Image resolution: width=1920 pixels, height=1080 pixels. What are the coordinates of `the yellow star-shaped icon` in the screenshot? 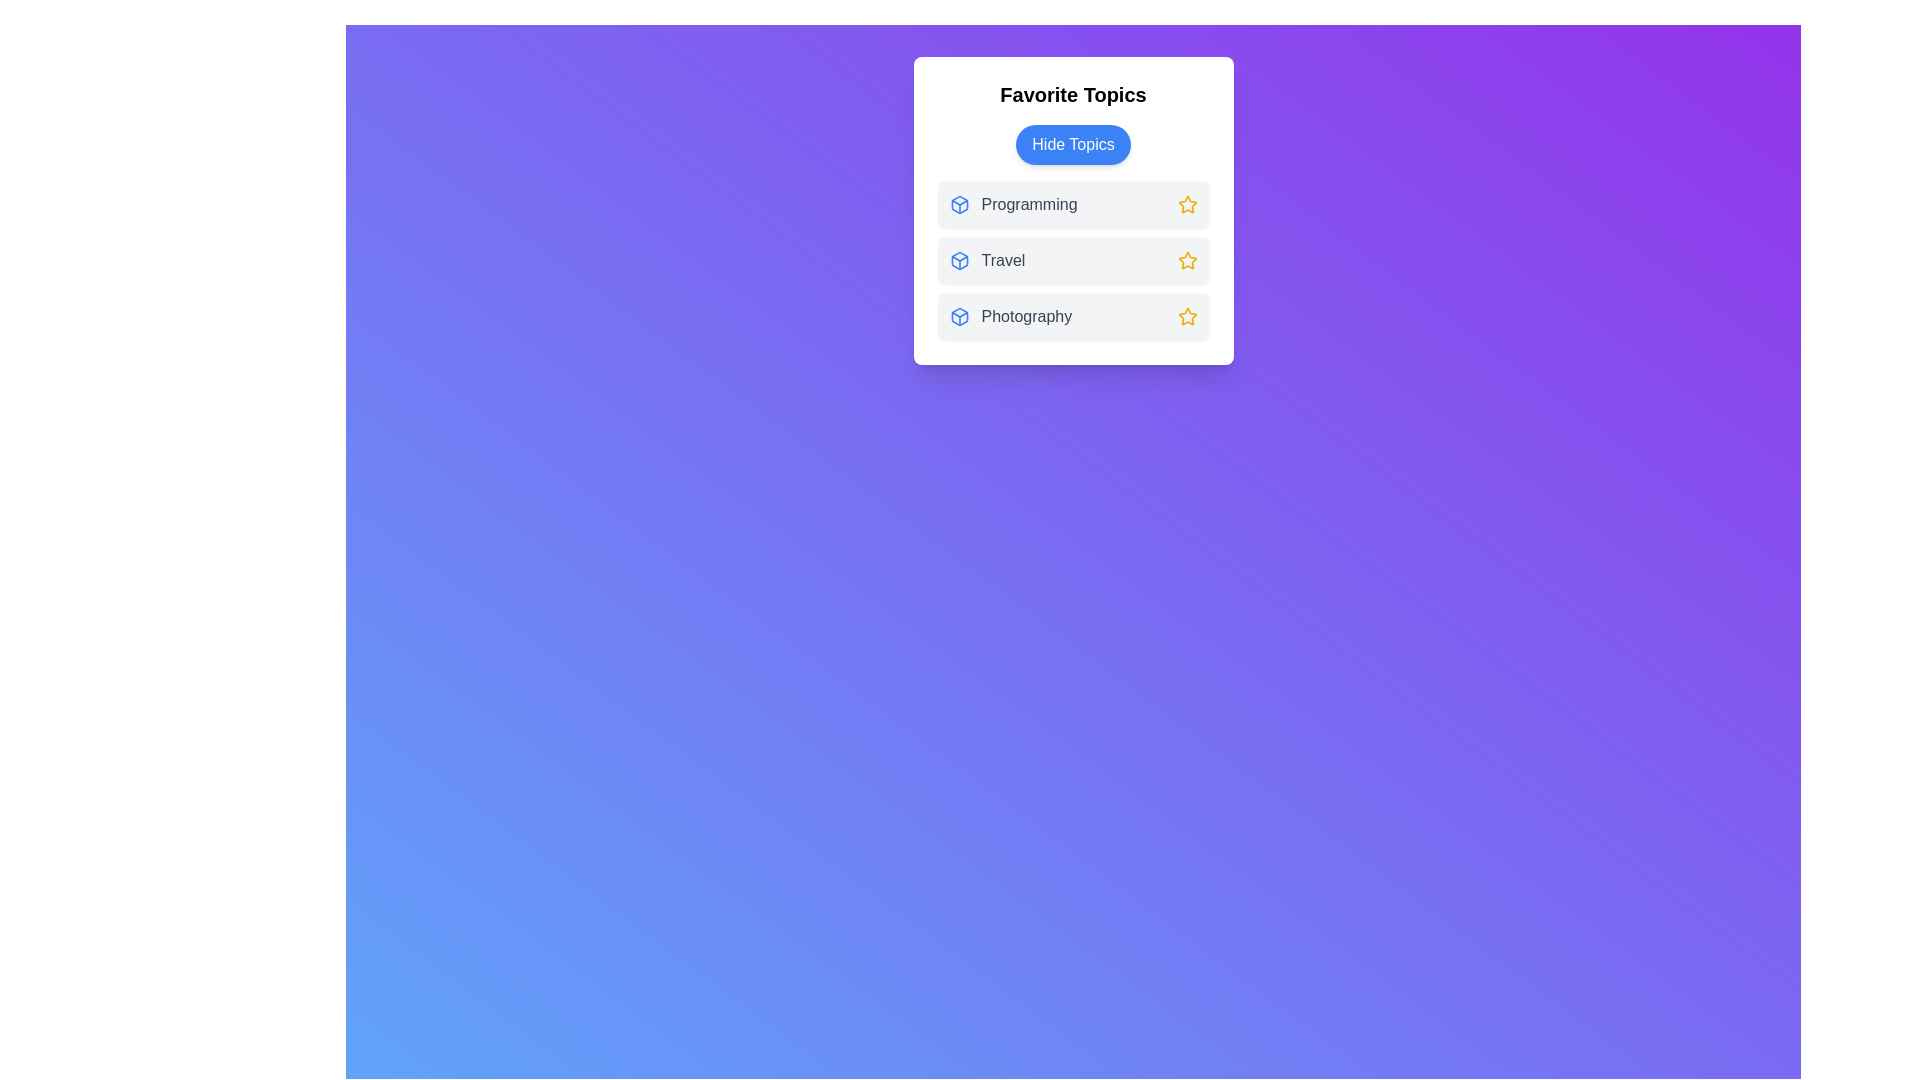 It's located at (1187, 204).